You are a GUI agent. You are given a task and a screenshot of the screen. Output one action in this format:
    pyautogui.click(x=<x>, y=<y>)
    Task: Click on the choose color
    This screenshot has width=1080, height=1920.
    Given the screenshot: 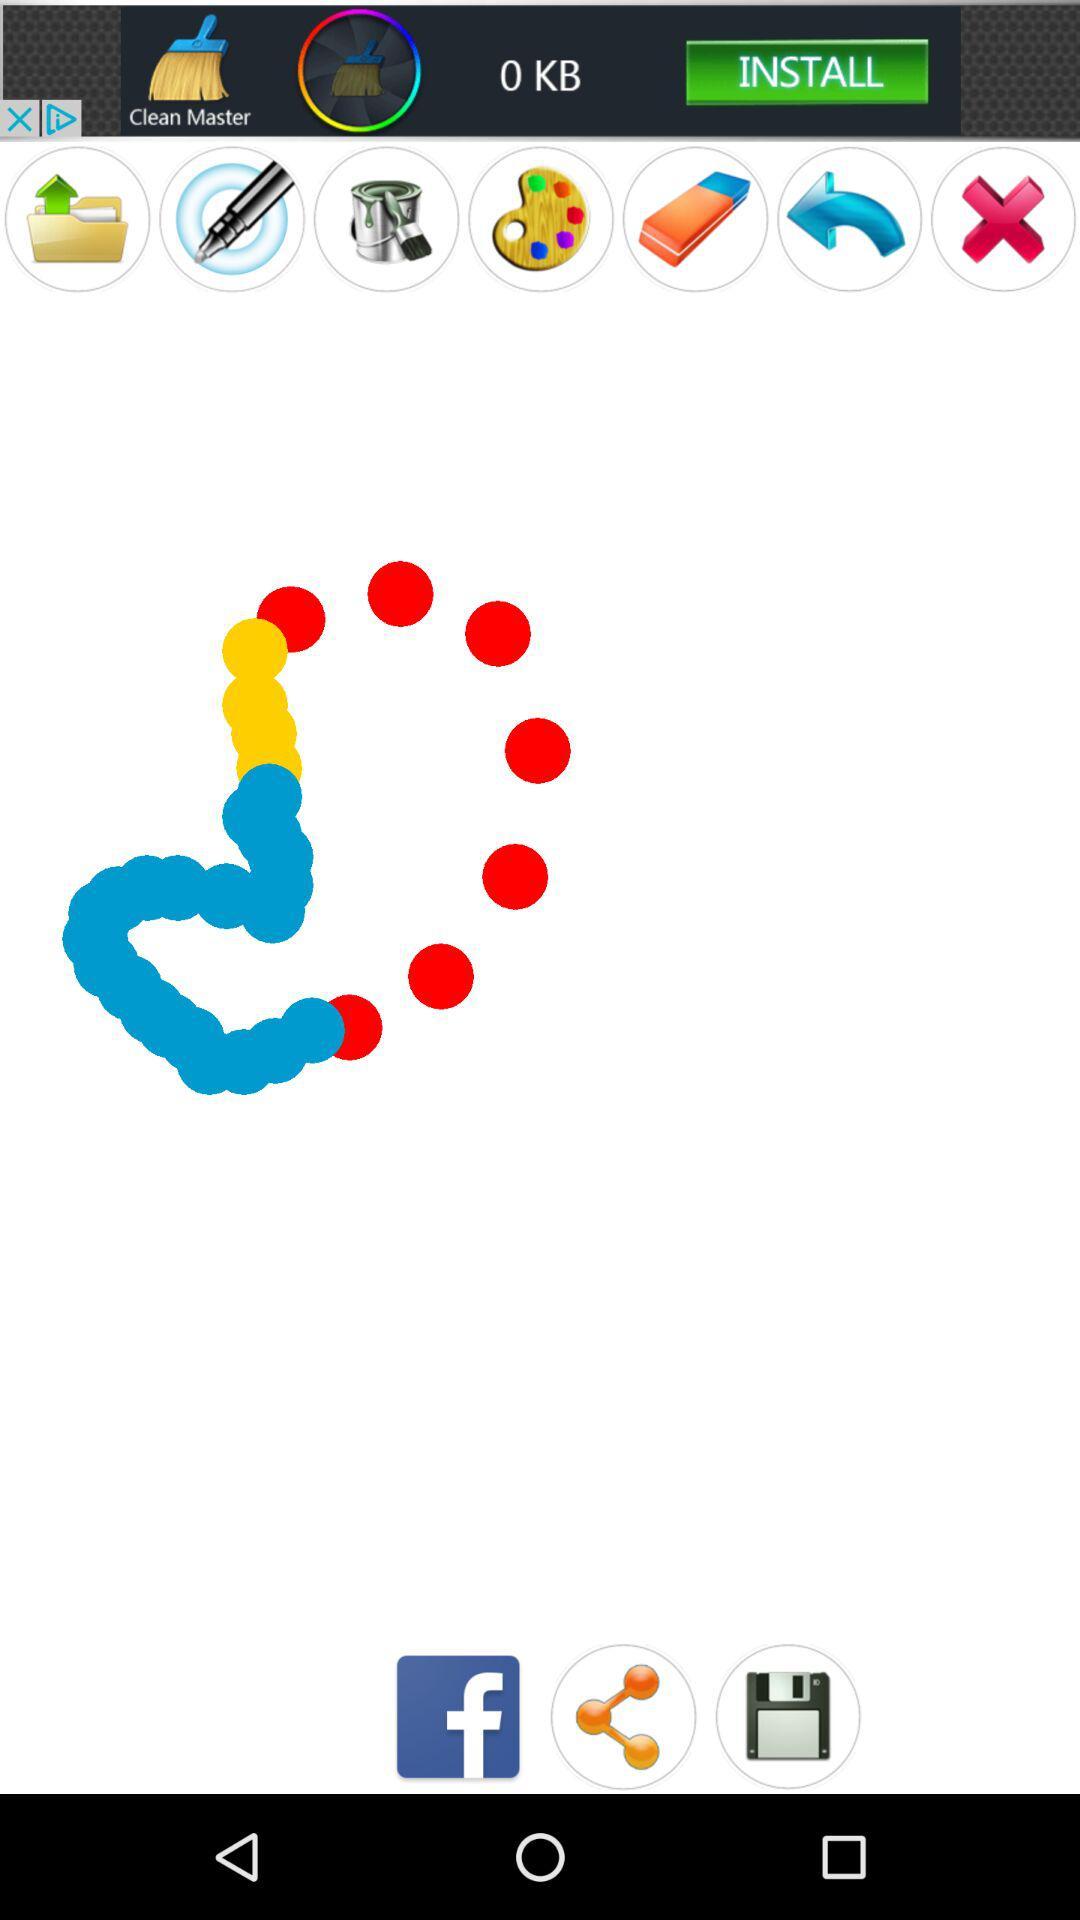 What is the action you would take?
    pyautogui.click(x=540, y=219)
    